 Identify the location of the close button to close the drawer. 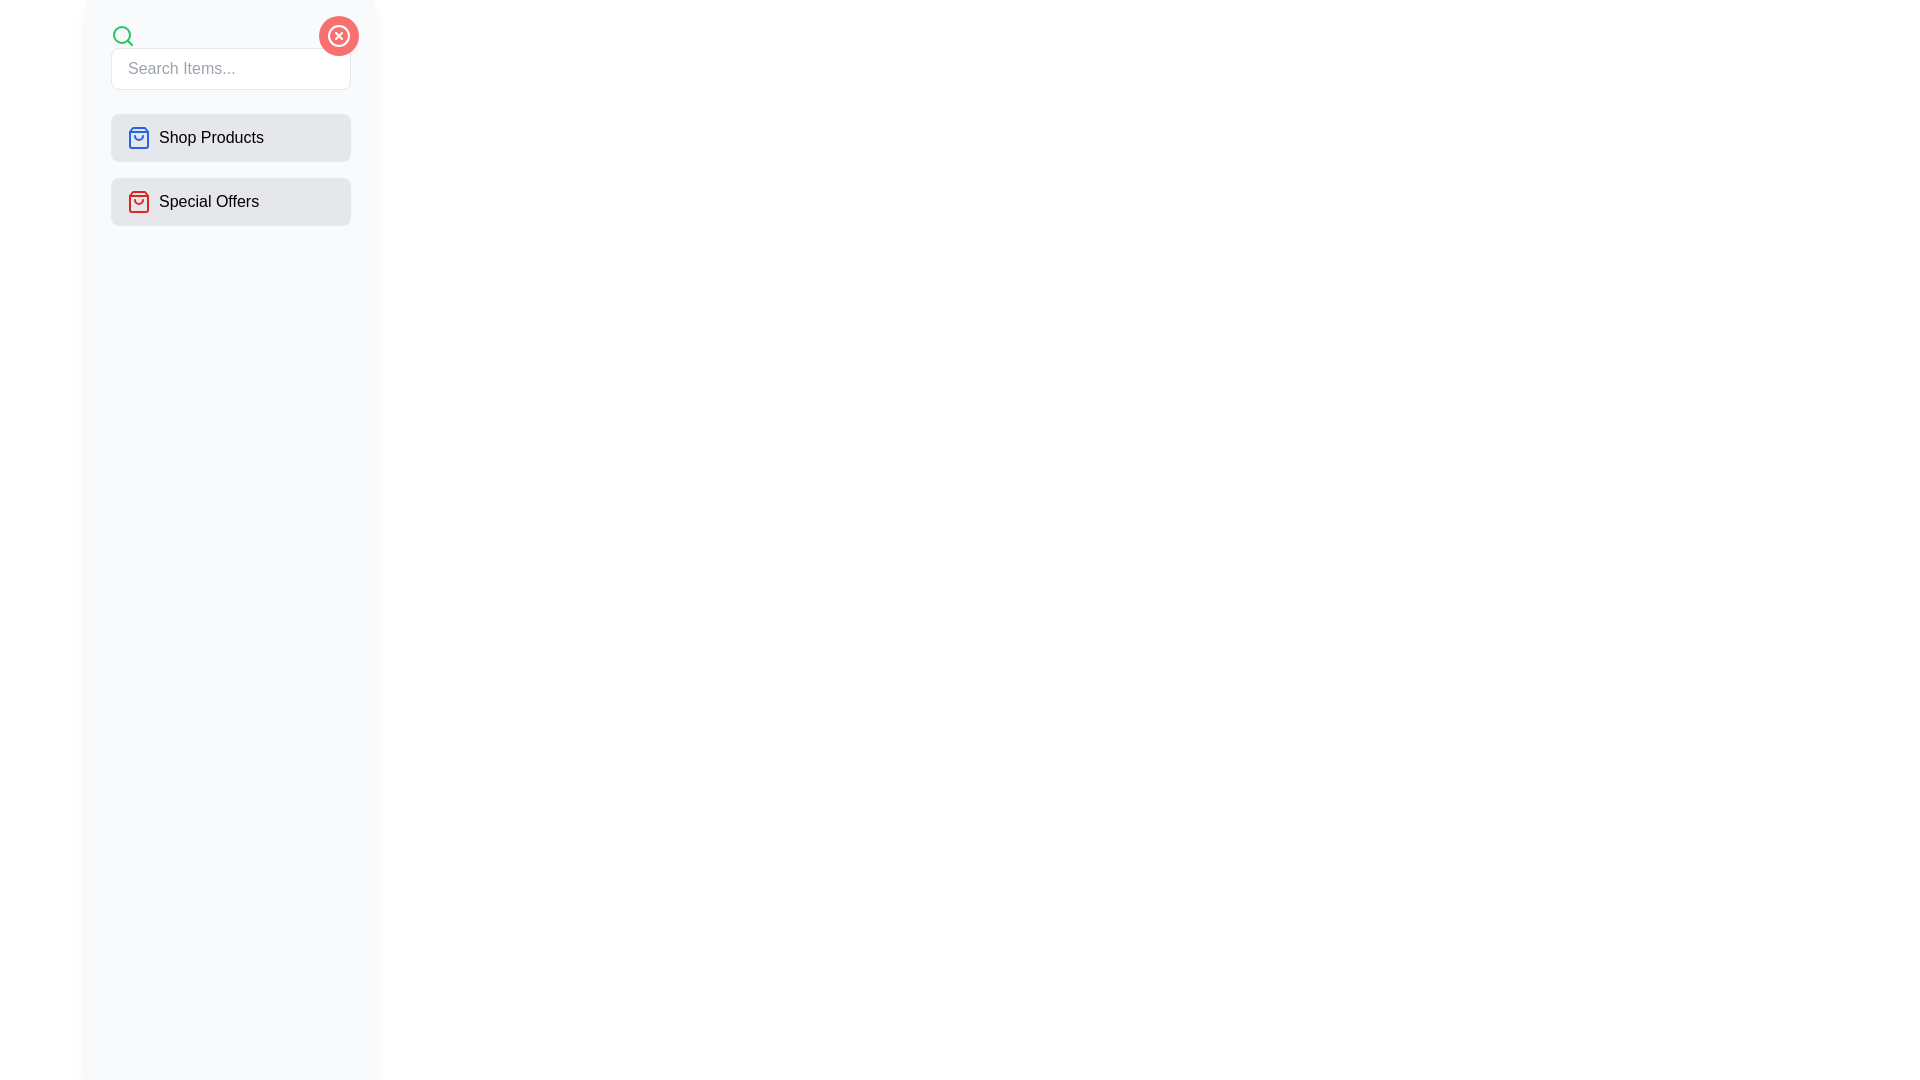
(339, 35).